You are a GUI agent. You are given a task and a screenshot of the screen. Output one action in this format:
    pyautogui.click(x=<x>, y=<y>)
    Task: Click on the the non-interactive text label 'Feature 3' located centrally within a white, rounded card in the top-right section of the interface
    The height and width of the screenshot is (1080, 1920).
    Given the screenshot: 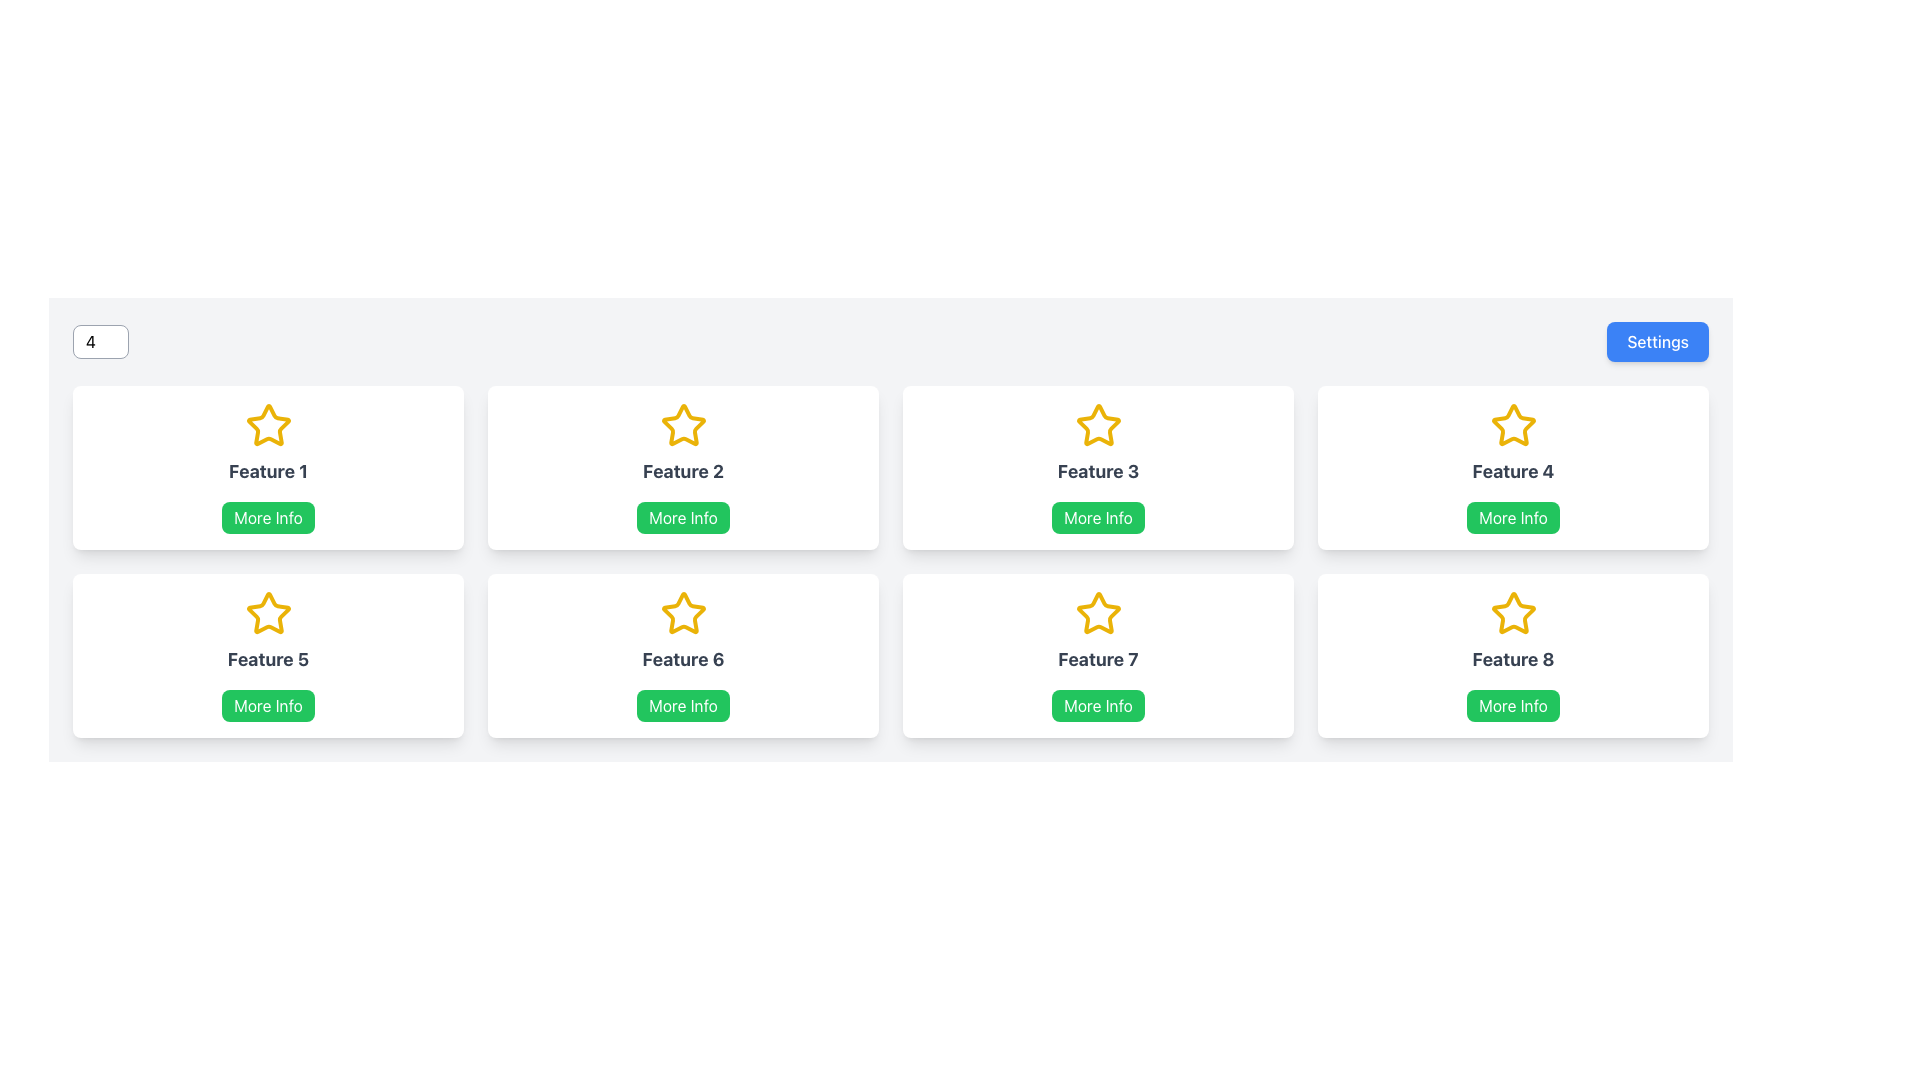 What is the action you would take?
    pyautogui.click(x=1097, y=471)
    